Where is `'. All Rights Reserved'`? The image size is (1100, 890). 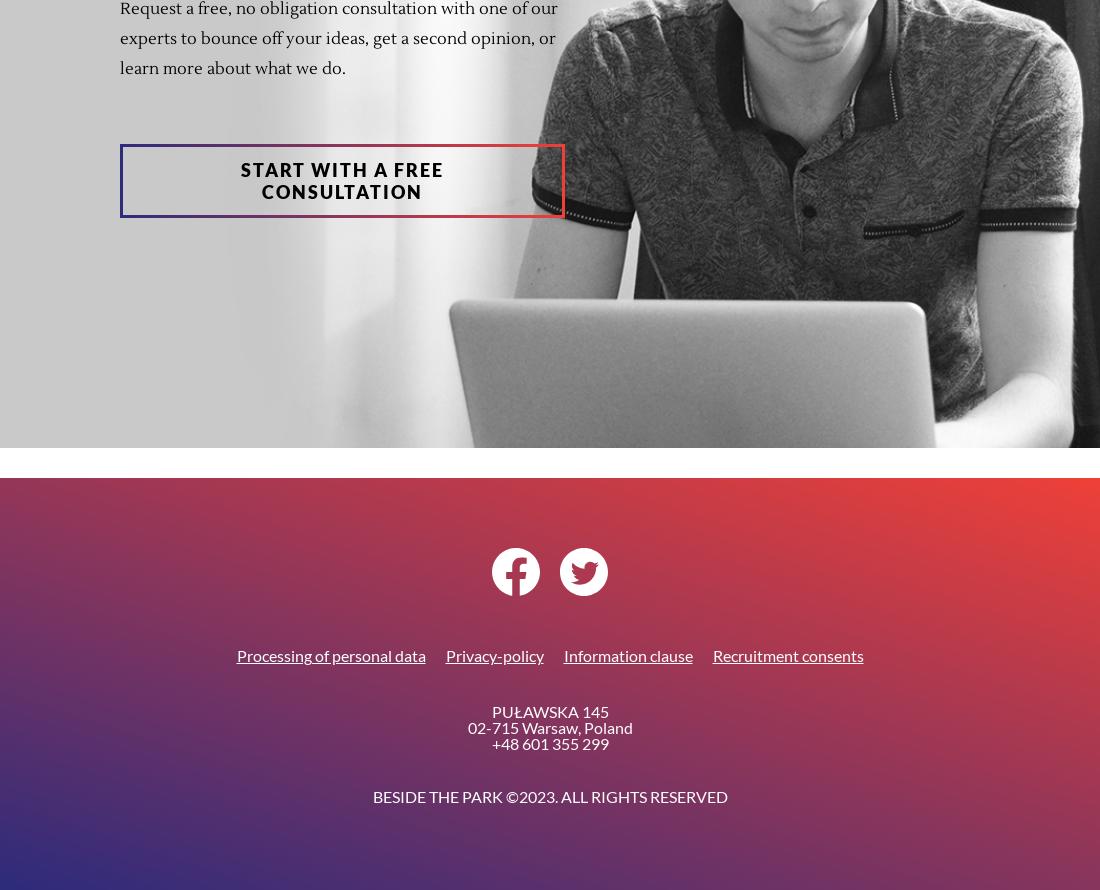
'. All Rights Reserved' is located at coordinates (640, 796).